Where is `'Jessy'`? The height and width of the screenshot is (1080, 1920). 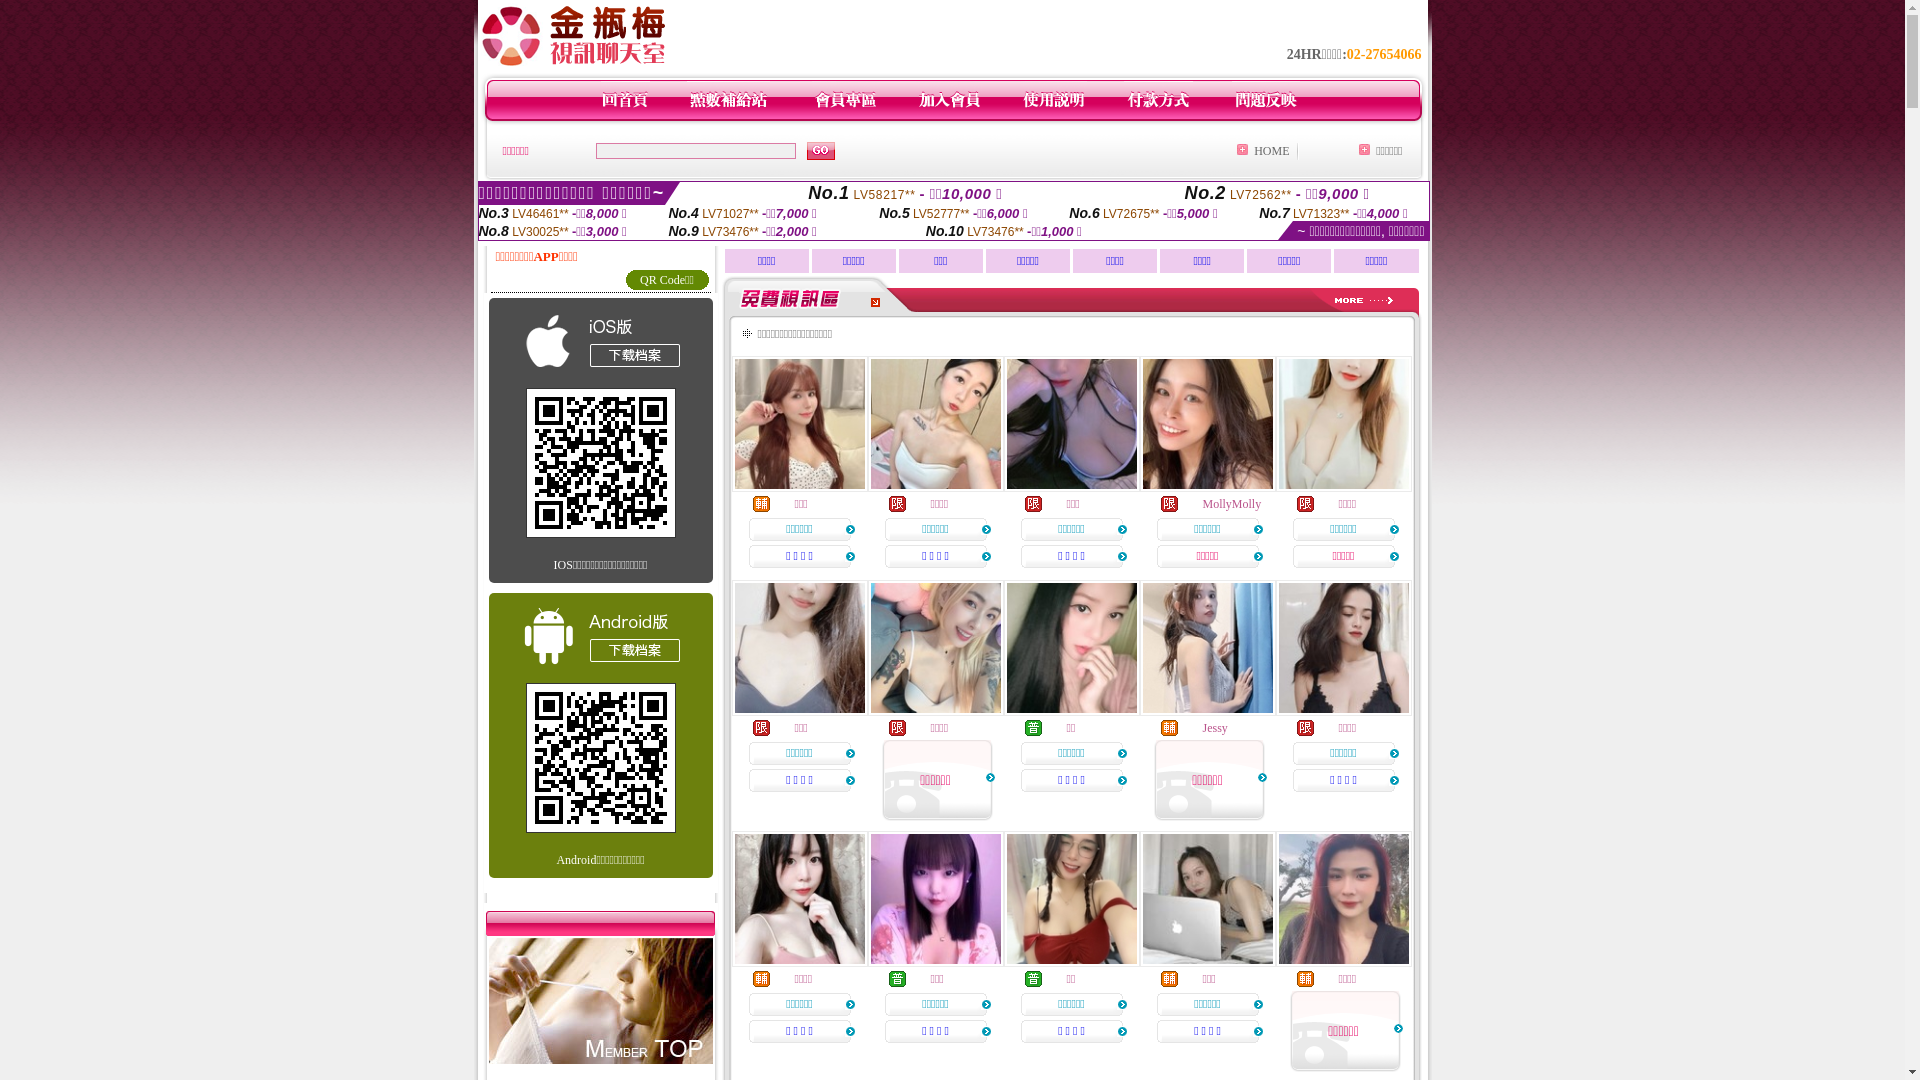 'Jessy' is located at coordinates (1213, 728).